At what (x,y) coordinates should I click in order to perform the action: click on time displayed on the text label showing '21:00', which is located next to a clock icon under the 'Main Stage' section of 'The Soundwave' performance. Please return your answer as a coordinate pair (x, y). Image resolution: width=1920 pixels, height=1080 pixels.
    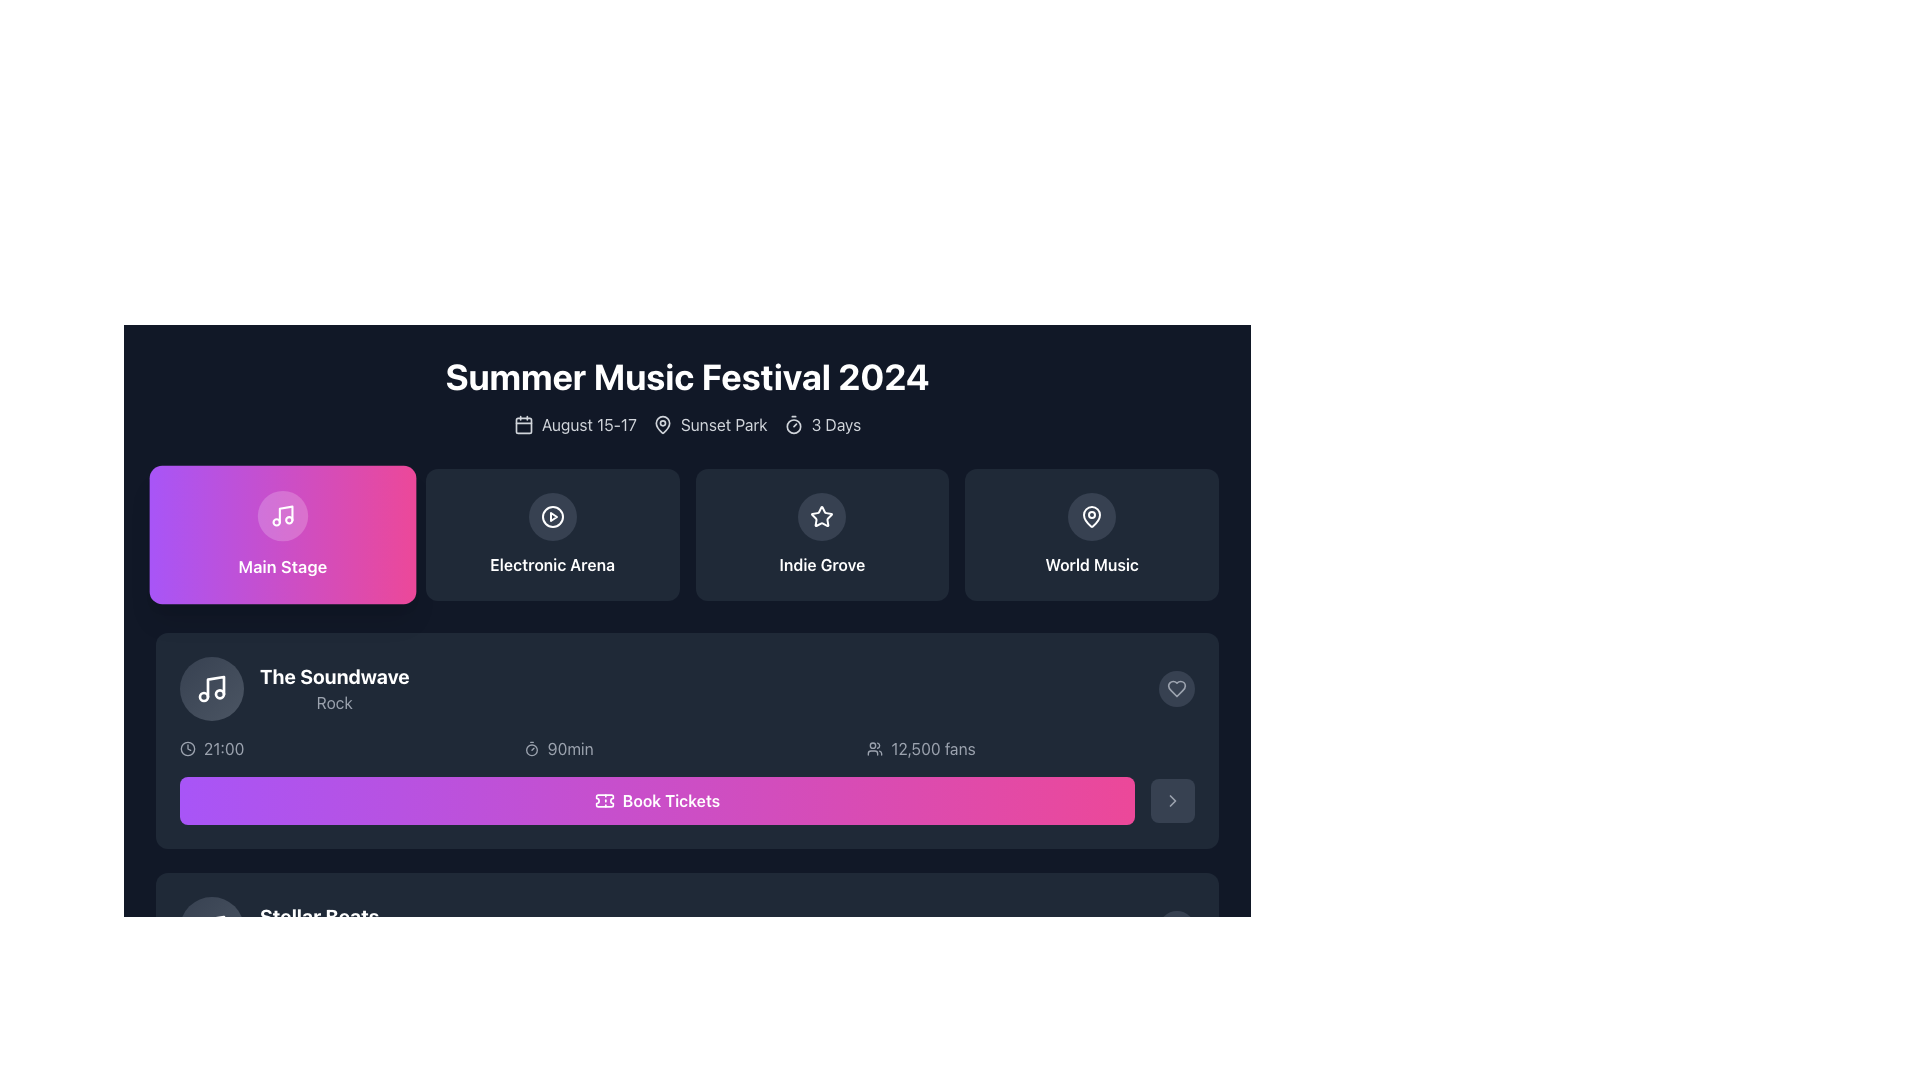
    Looking at the image, I should click on (224, 748).